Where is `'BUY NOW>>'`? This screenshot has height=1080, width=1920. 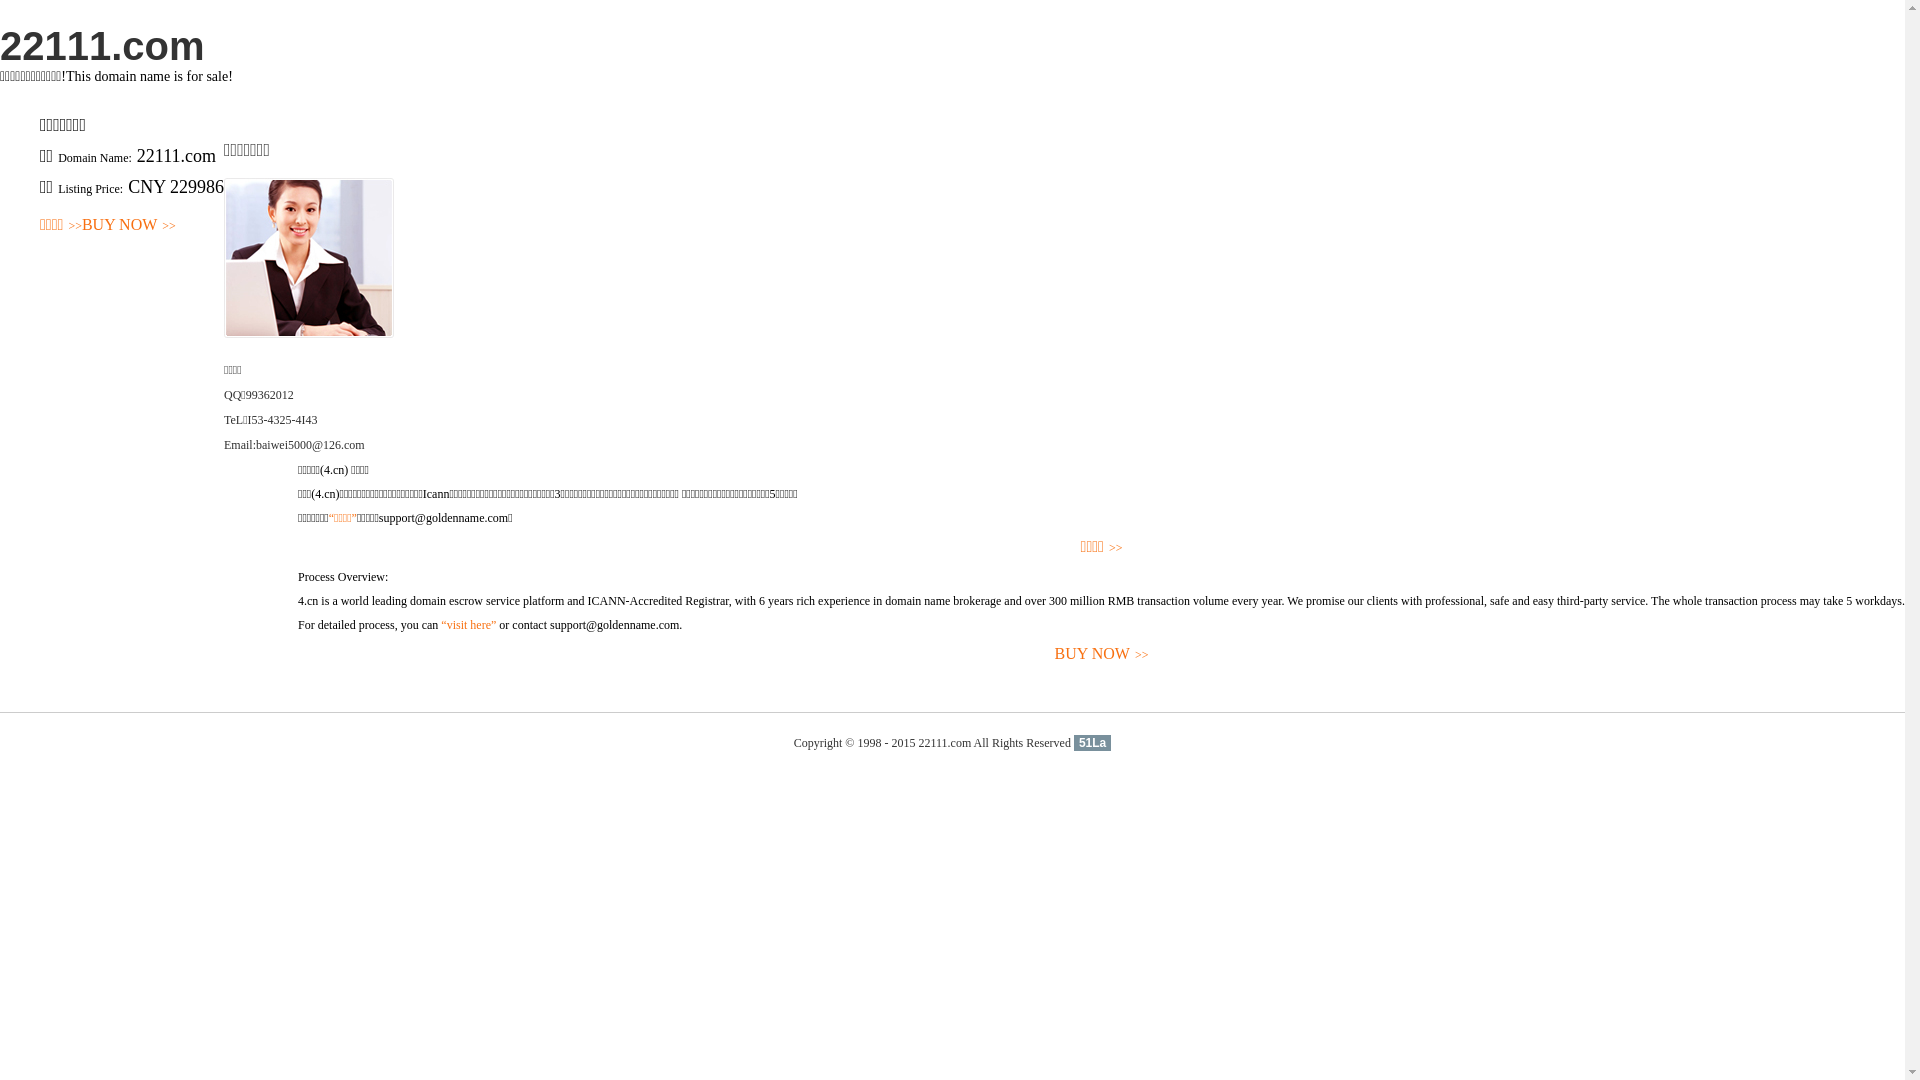 'BUY NOW>>' is located at coordinates (128, 225).